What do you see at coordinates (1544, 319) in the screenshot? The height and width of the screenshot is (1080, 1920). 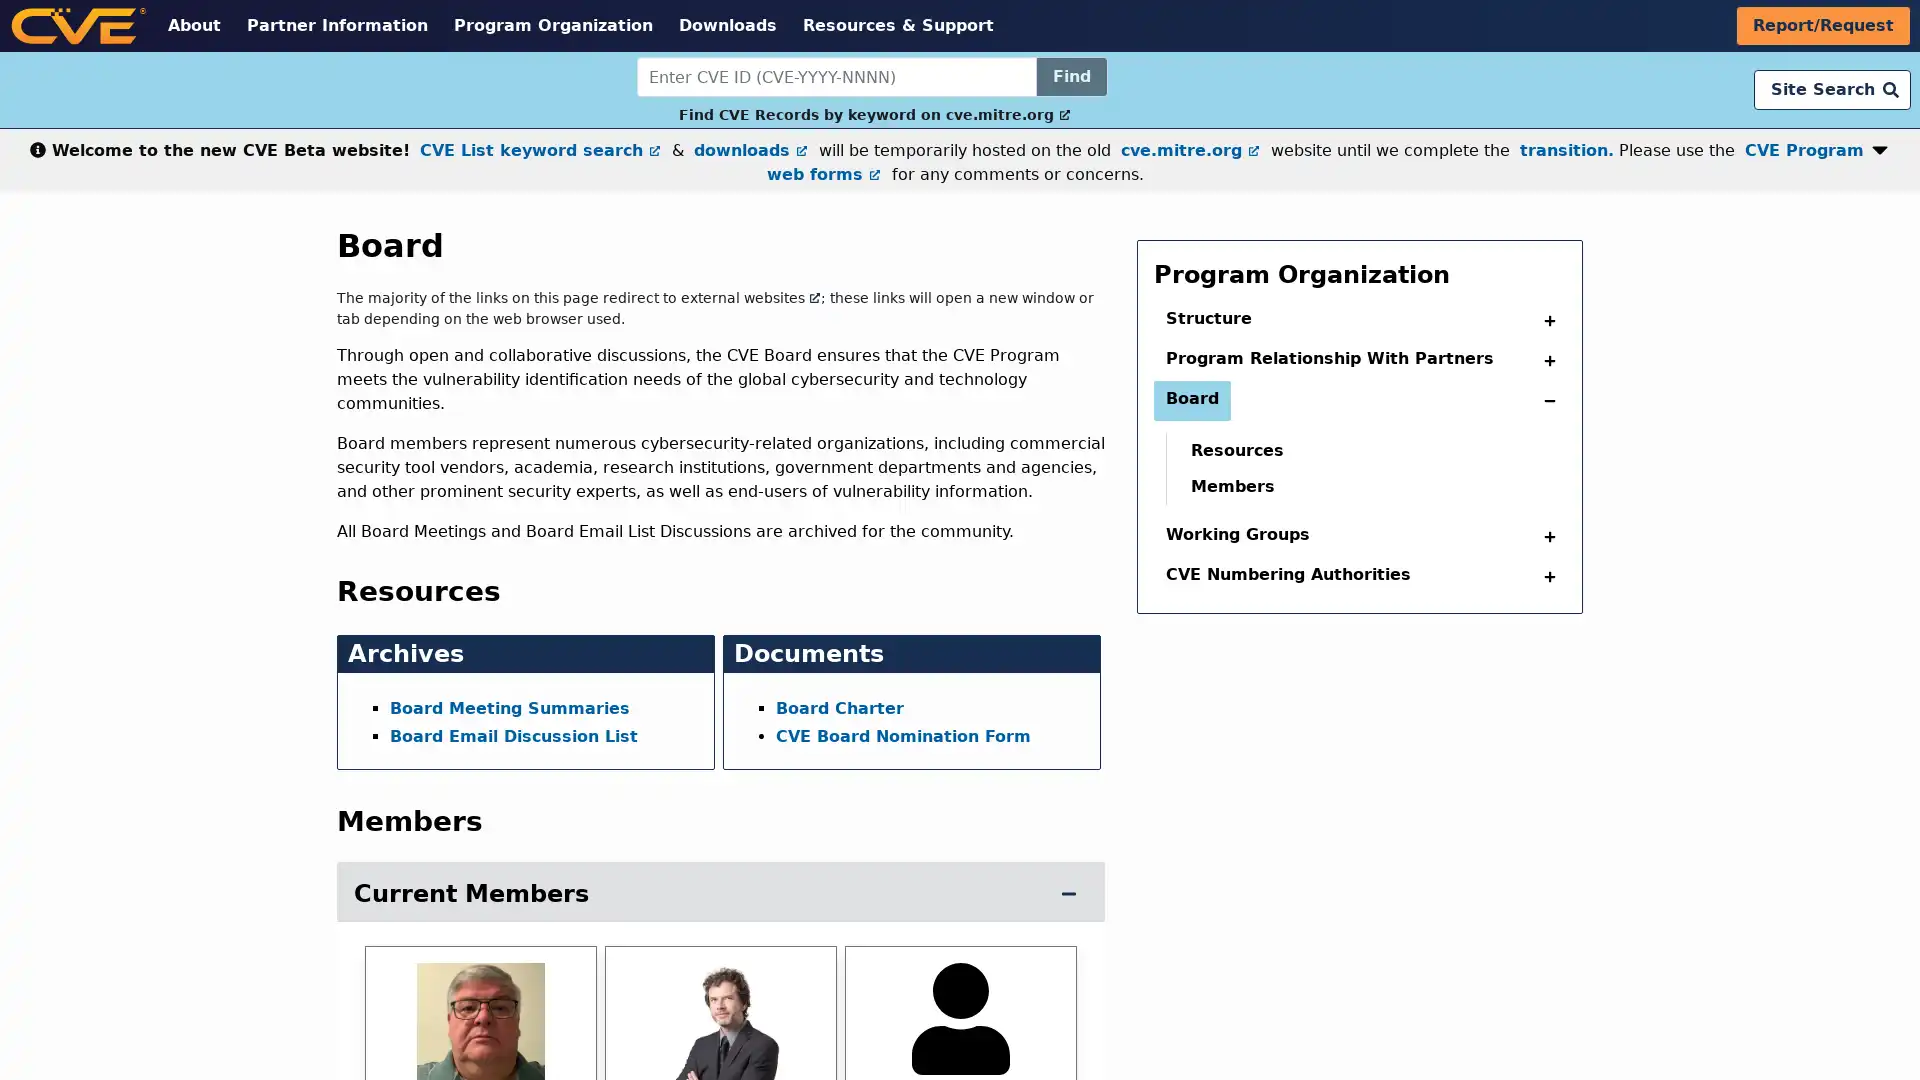 I see `collapse` at bounding box center [1544, 319].